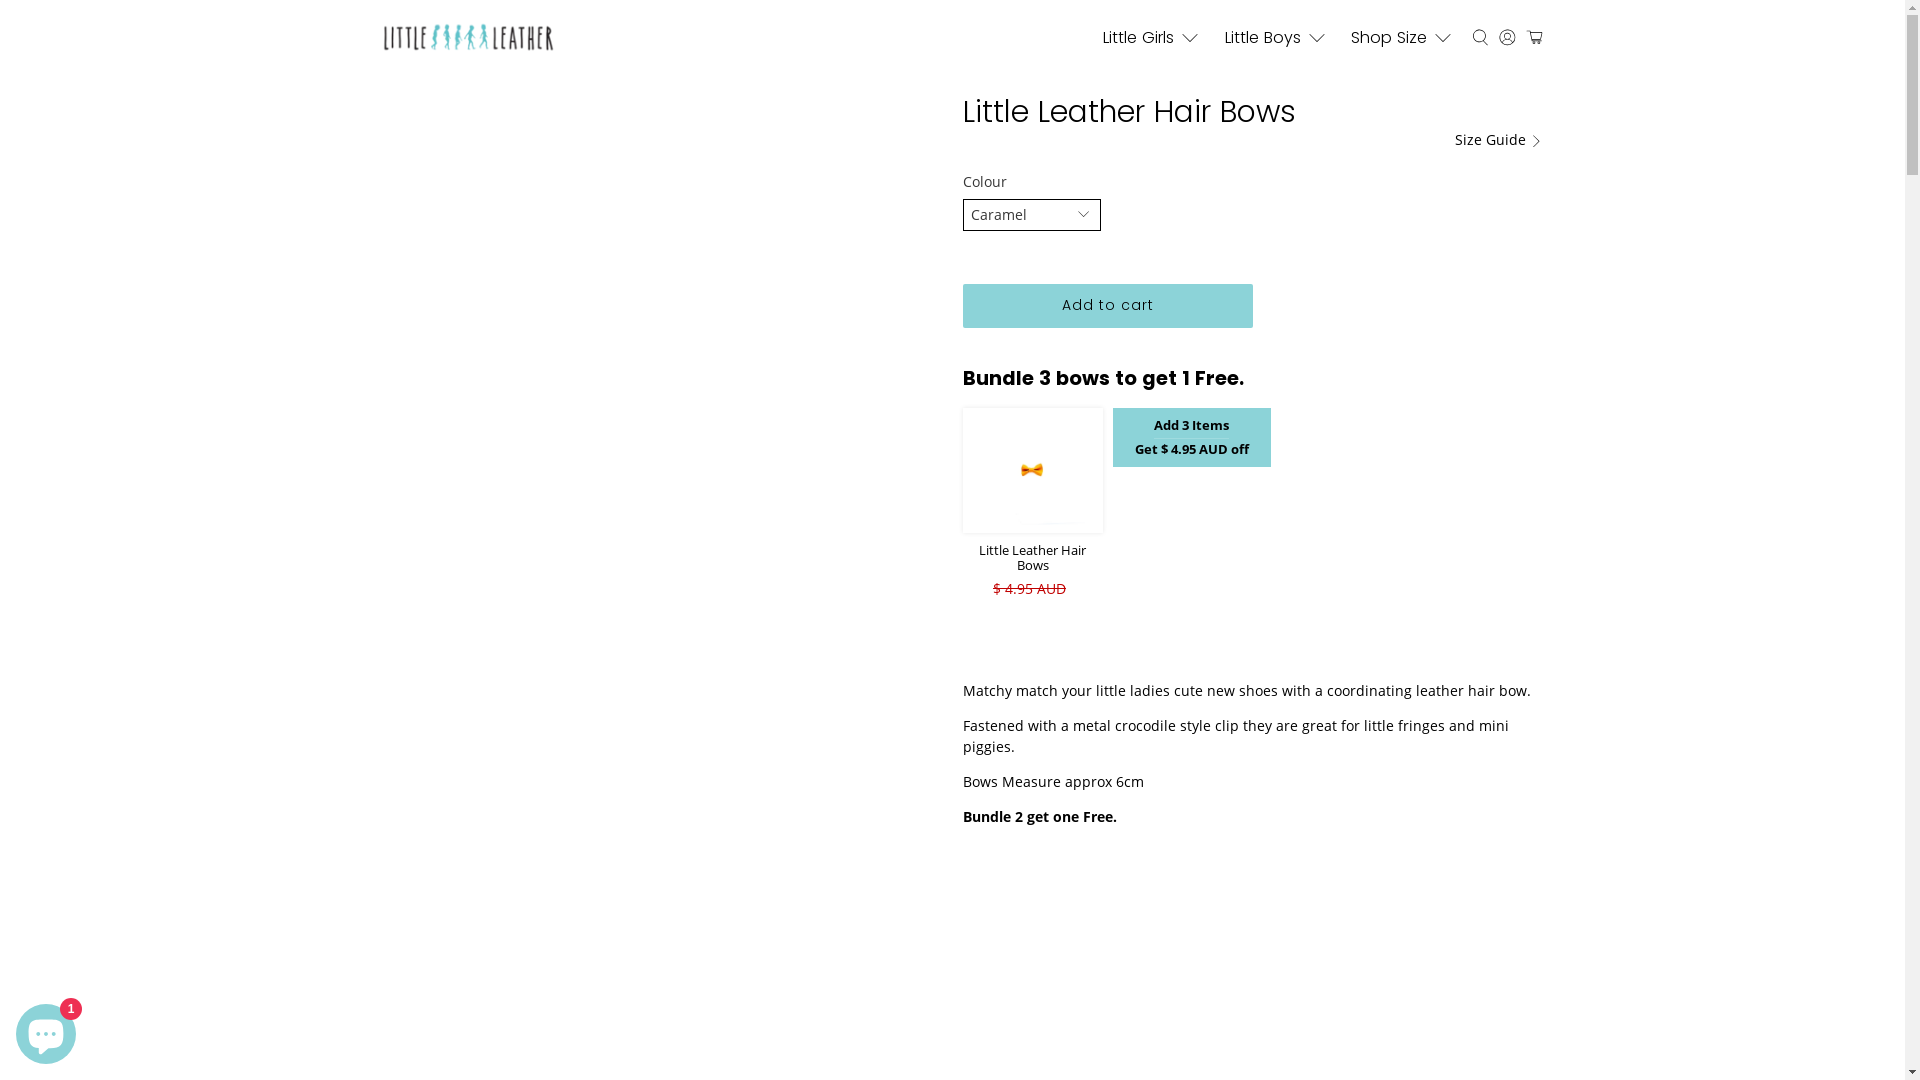  Describe the element at coordinates (1276, 38) in the screenshot. I see `'Little Boys'` at that location.